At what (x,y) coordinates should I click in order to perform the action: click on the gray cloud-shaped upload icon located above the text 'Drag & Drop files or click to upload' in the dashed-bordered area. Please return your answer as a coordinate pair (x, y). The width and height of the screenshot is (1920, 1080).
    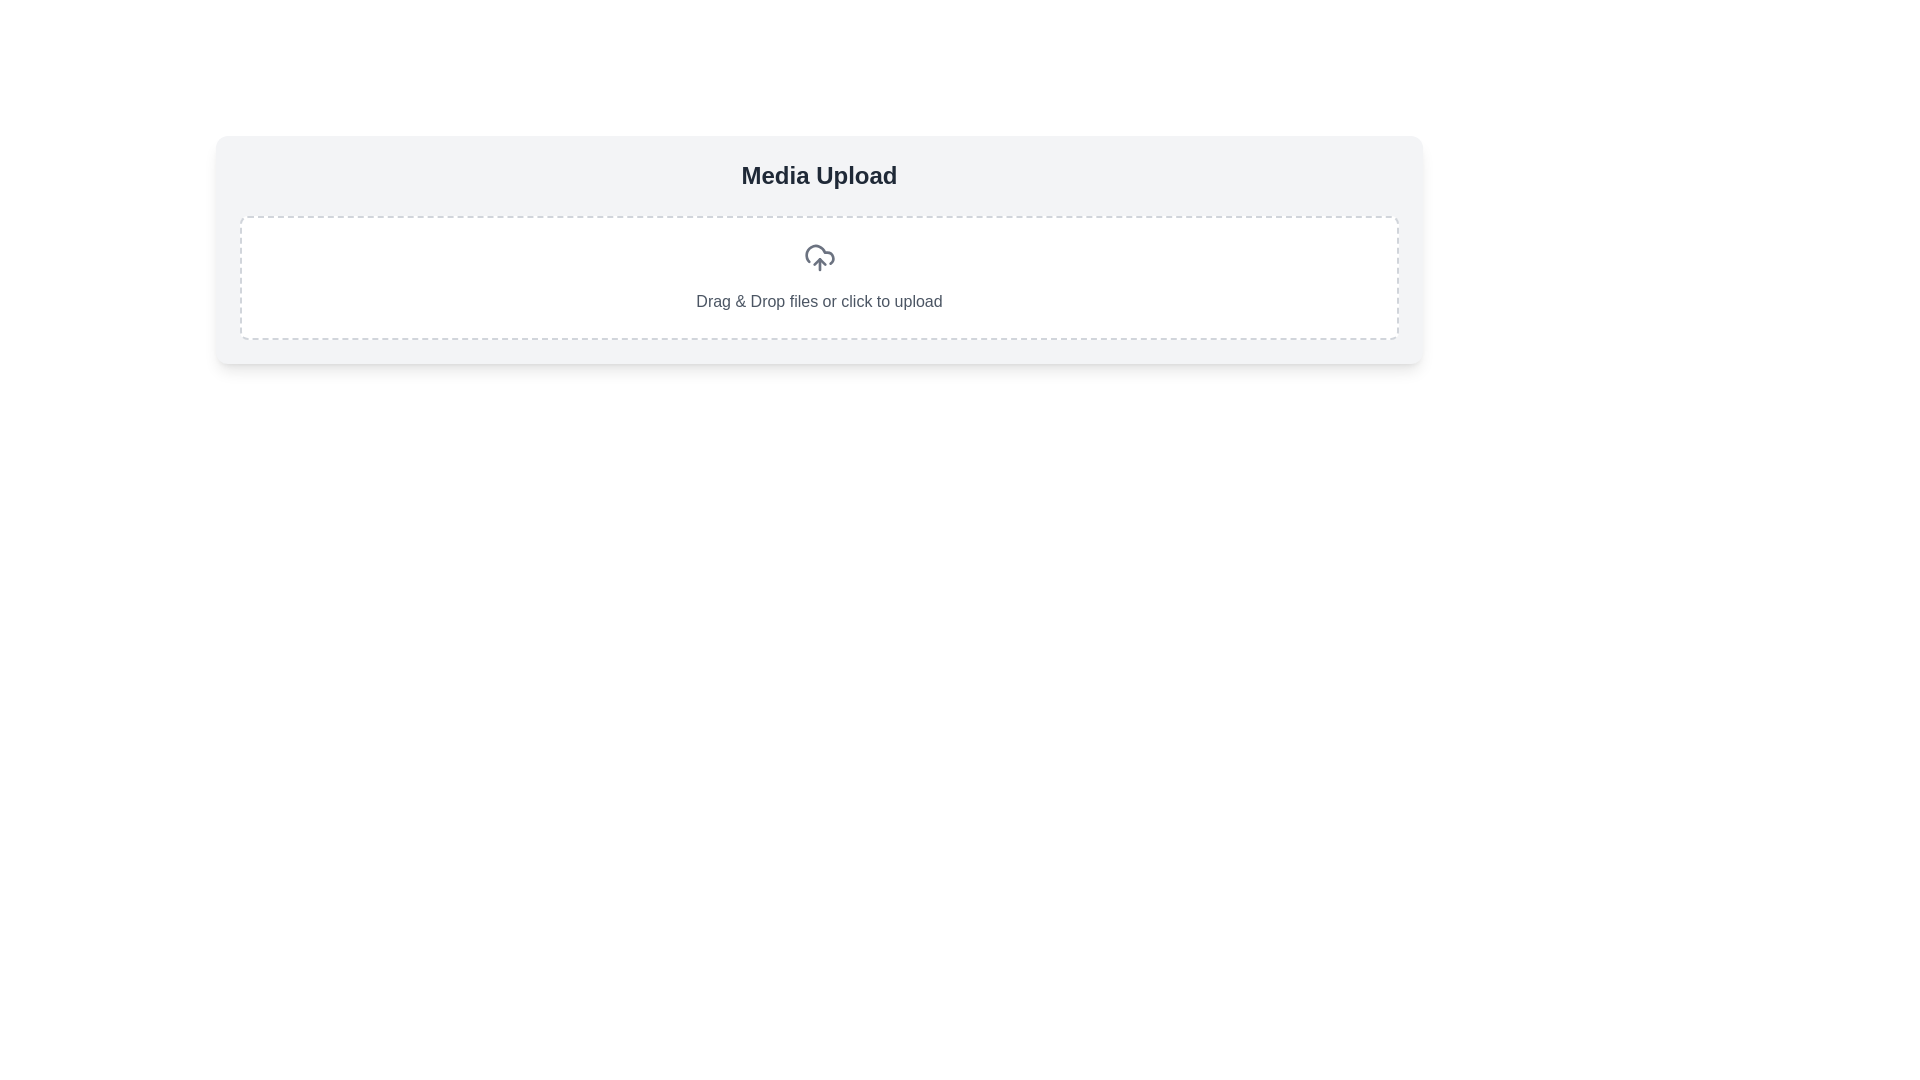
    Looking at the image, I should click on (819, 257).